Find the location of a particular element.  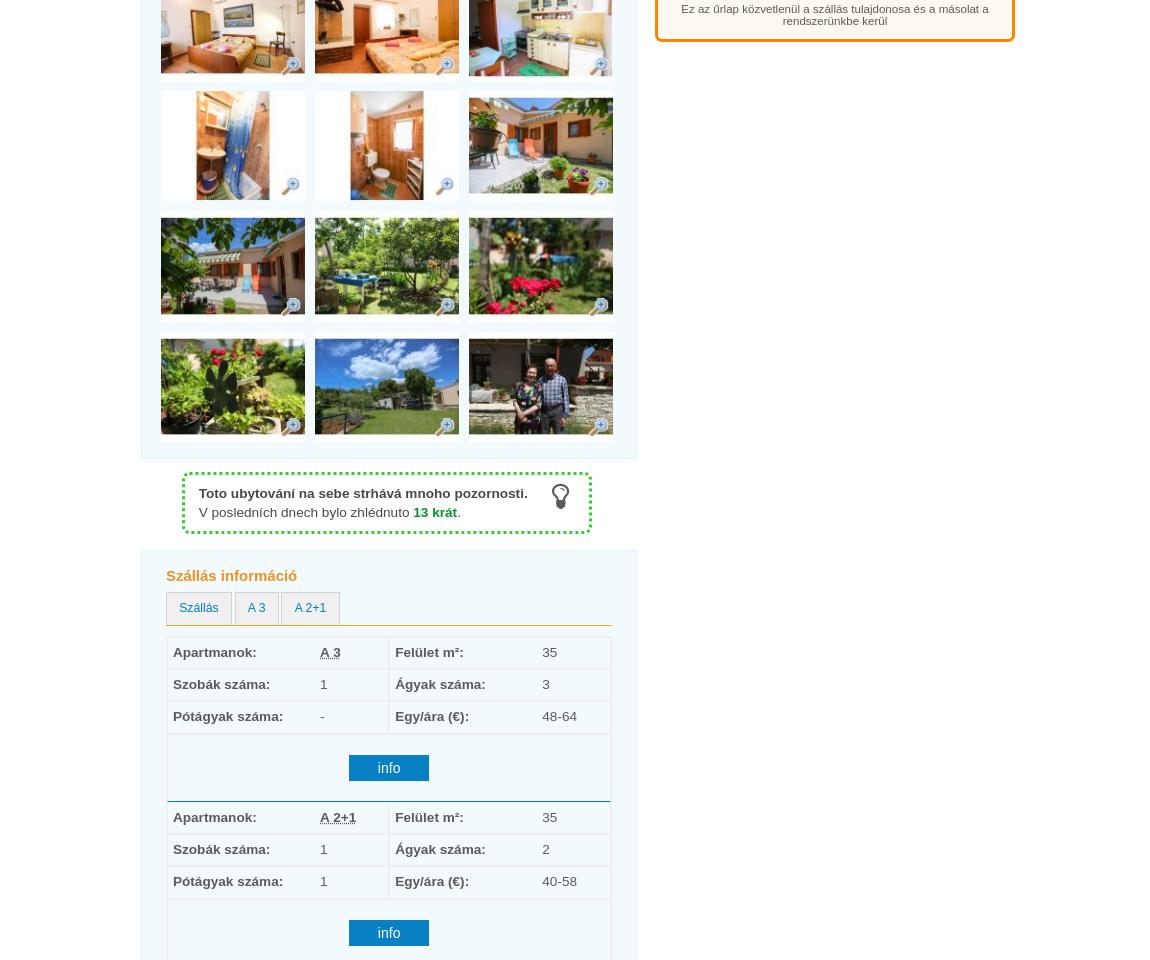

'-' is located at coordinates (320, 716).